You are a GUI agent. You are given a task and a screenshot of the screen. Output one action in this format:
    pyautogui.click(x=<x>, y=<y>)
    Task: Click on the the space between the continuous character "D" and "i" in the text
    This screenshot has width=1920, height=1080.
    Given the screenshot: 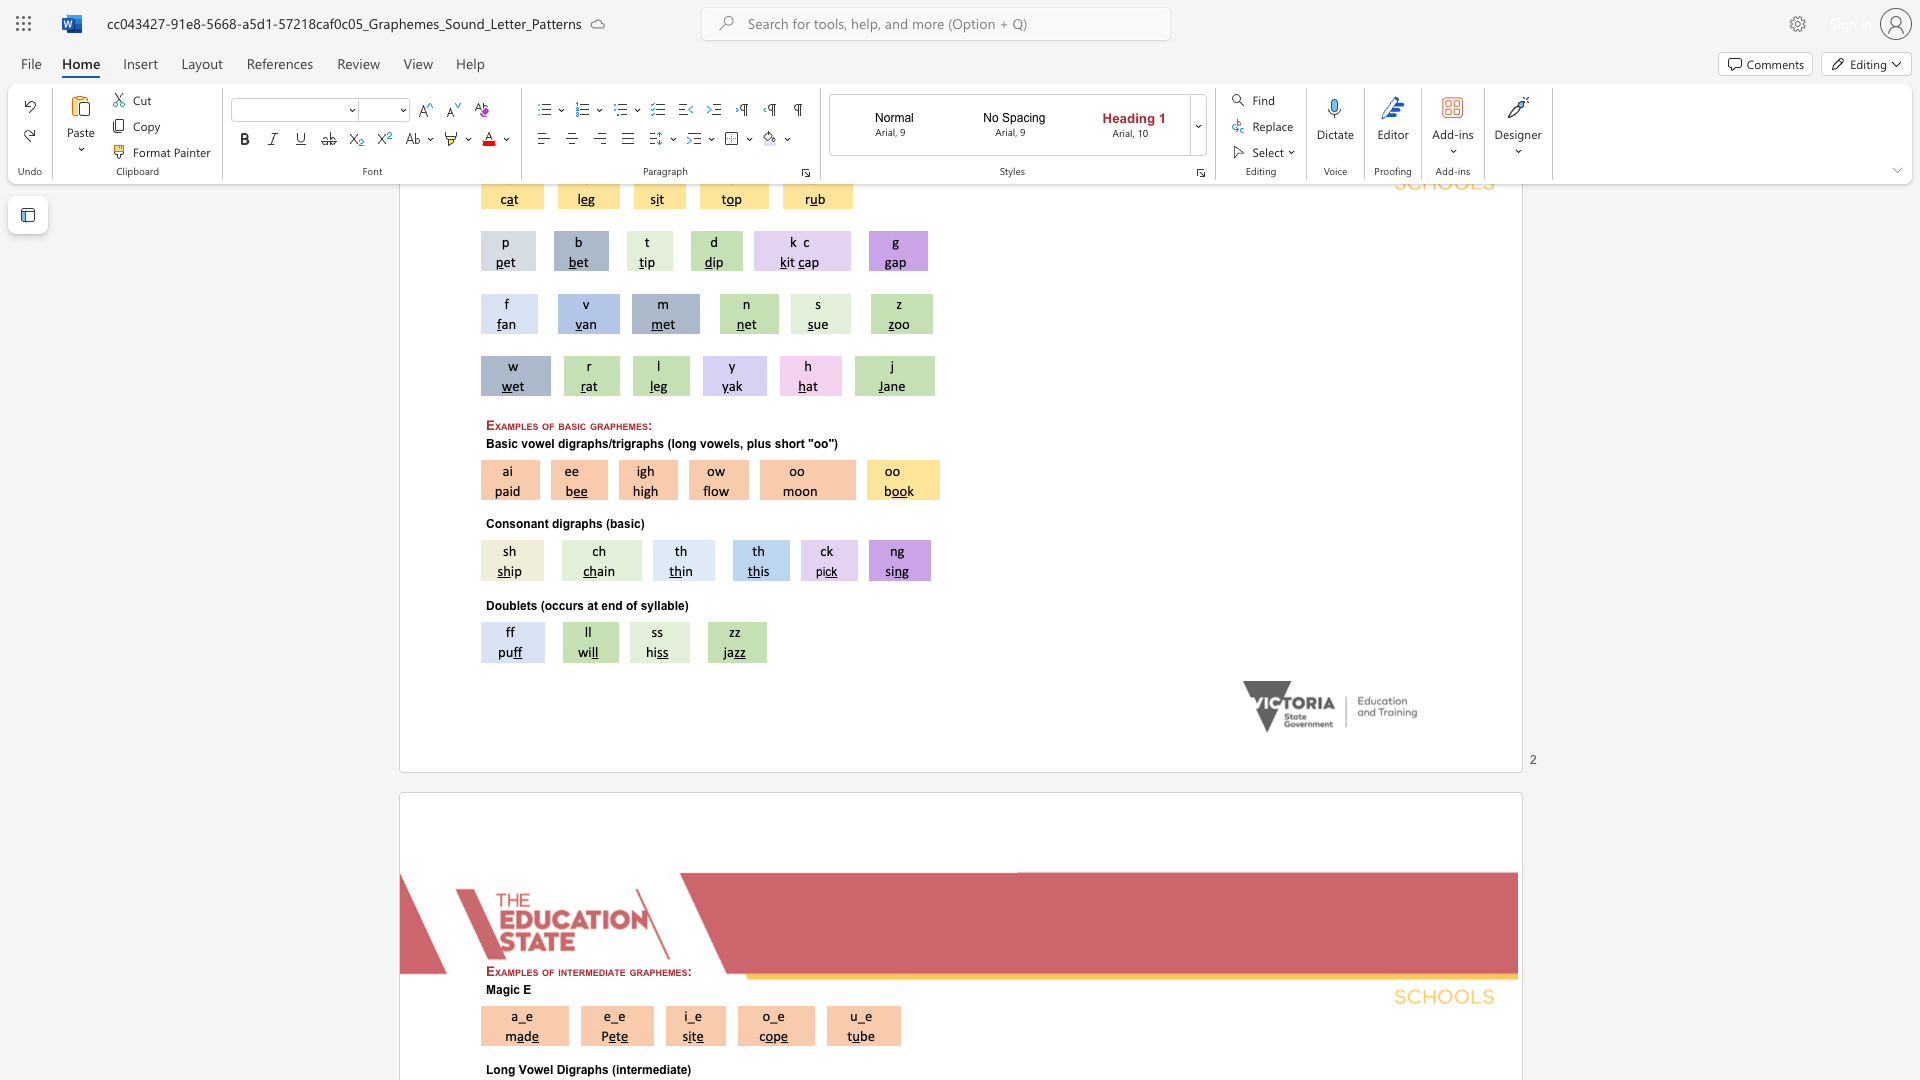 What is the action you would take?
    pyautogui.click(x=563, y=1069)
    